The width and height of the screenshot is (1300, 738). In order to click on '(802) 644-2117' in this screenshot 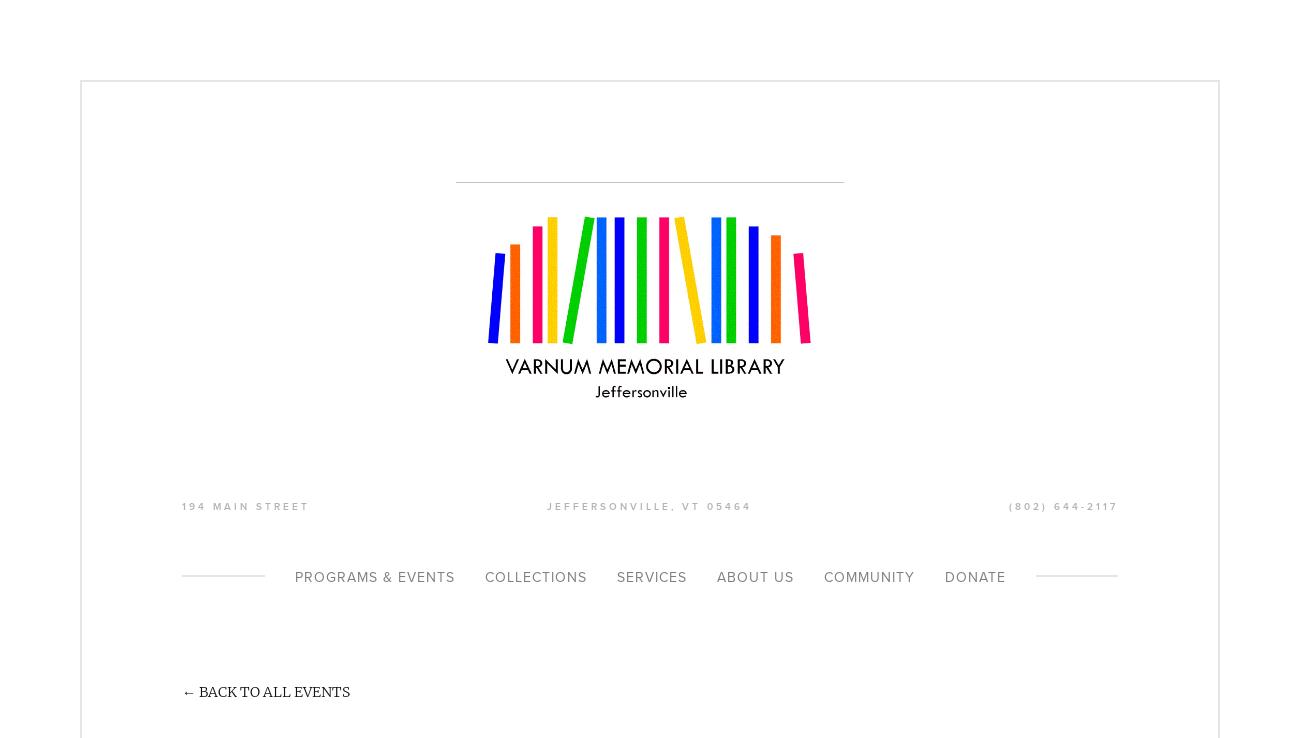, I will do `click(1062, 506)`.